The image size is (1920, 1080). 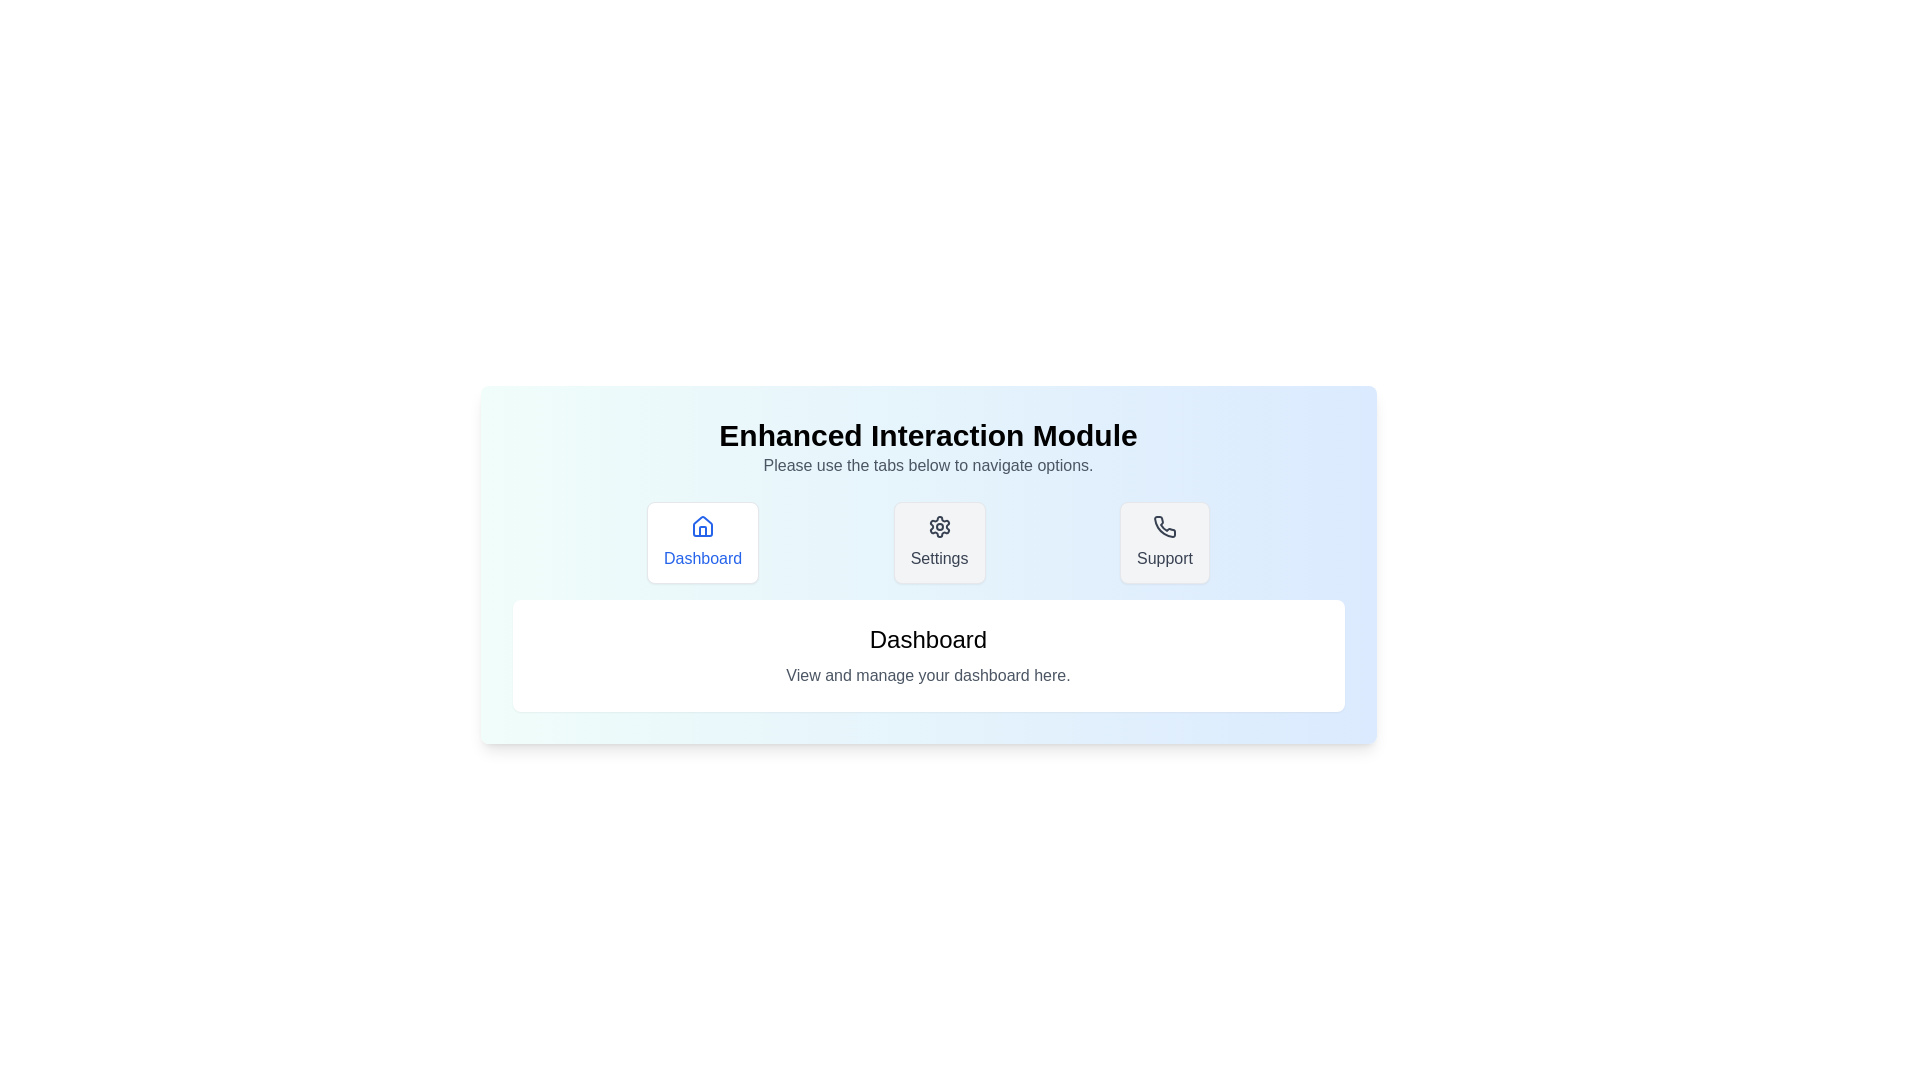 What do you see at coordinates (702, 543) in the screenshot?
I see `the Dashboard tab to activate it` at bounding box center [702, 543].